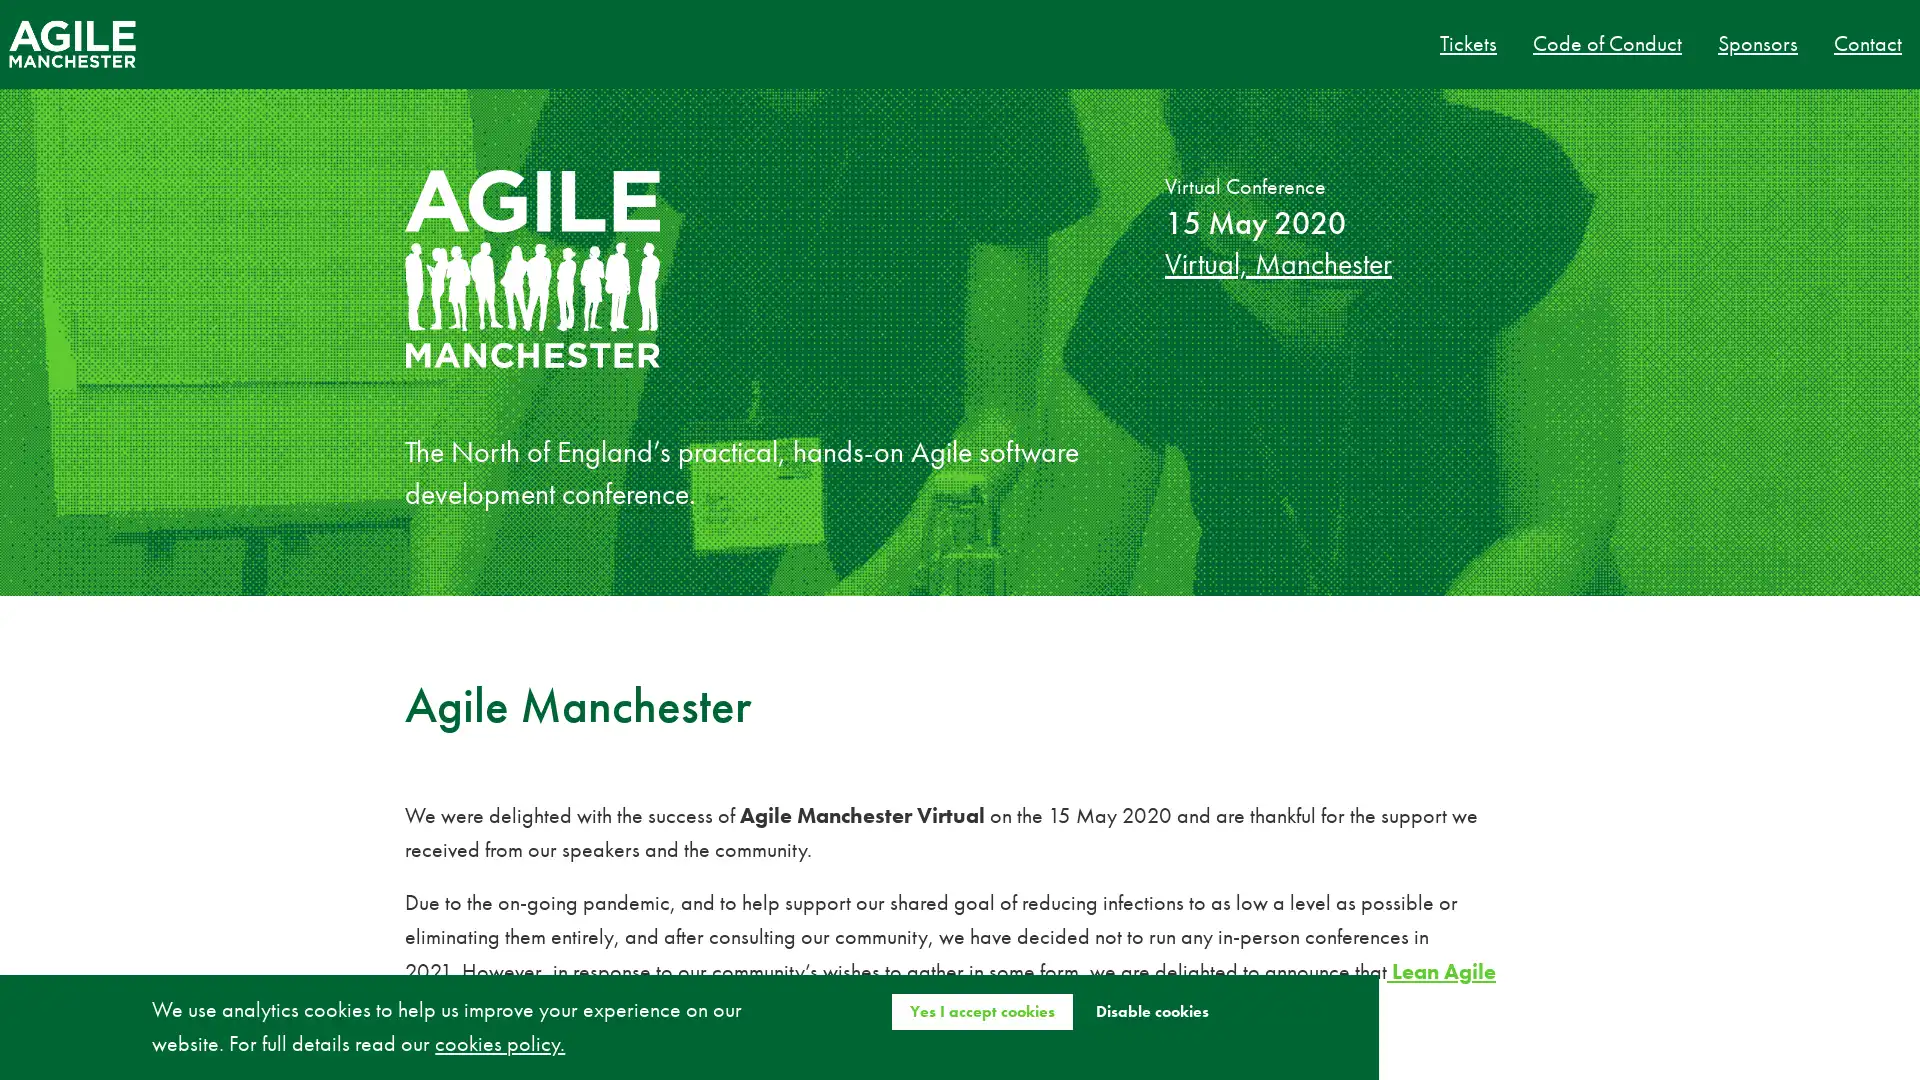  Describe the element at coordinates (1151, 1010) in the screenshot. I see `Disable cookies` at that location.